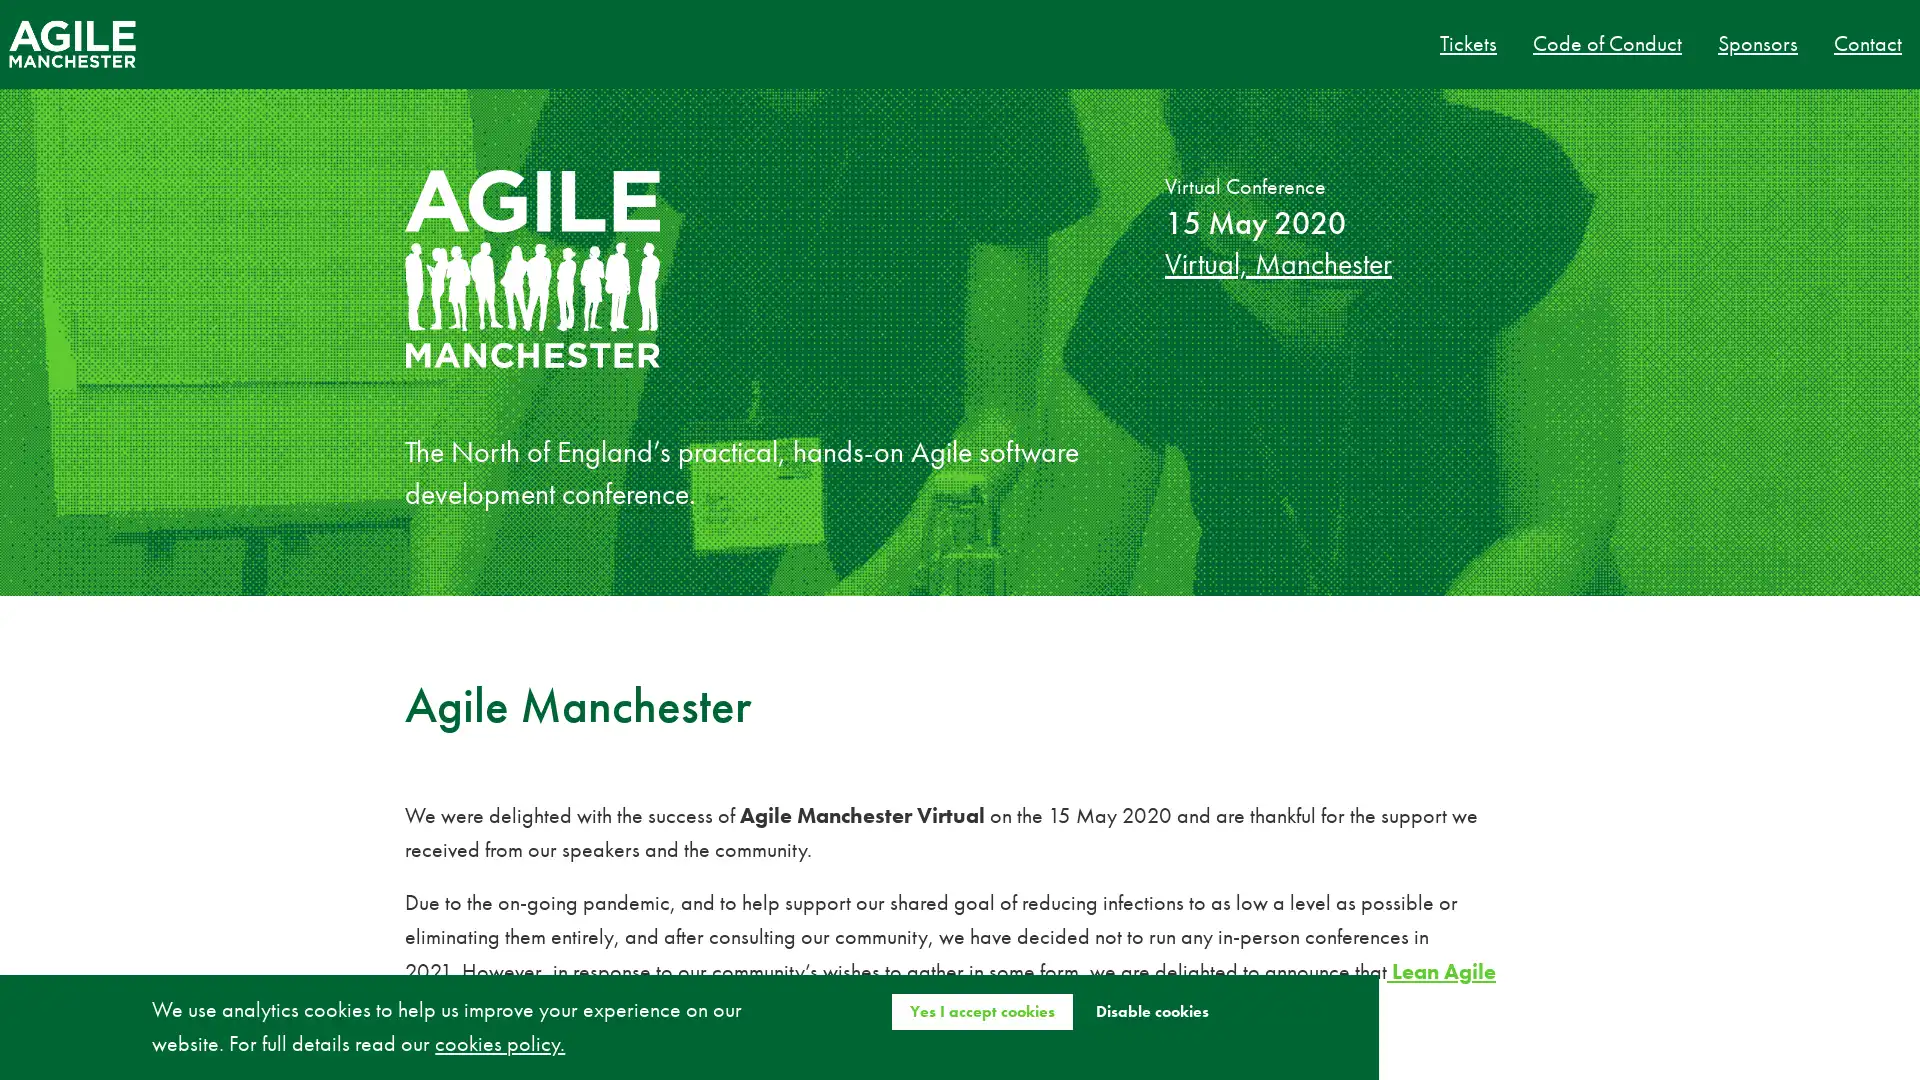  Describe the element at coordinates (1151, 1010) in the screenshot. I see `Disable cookies` at that location.